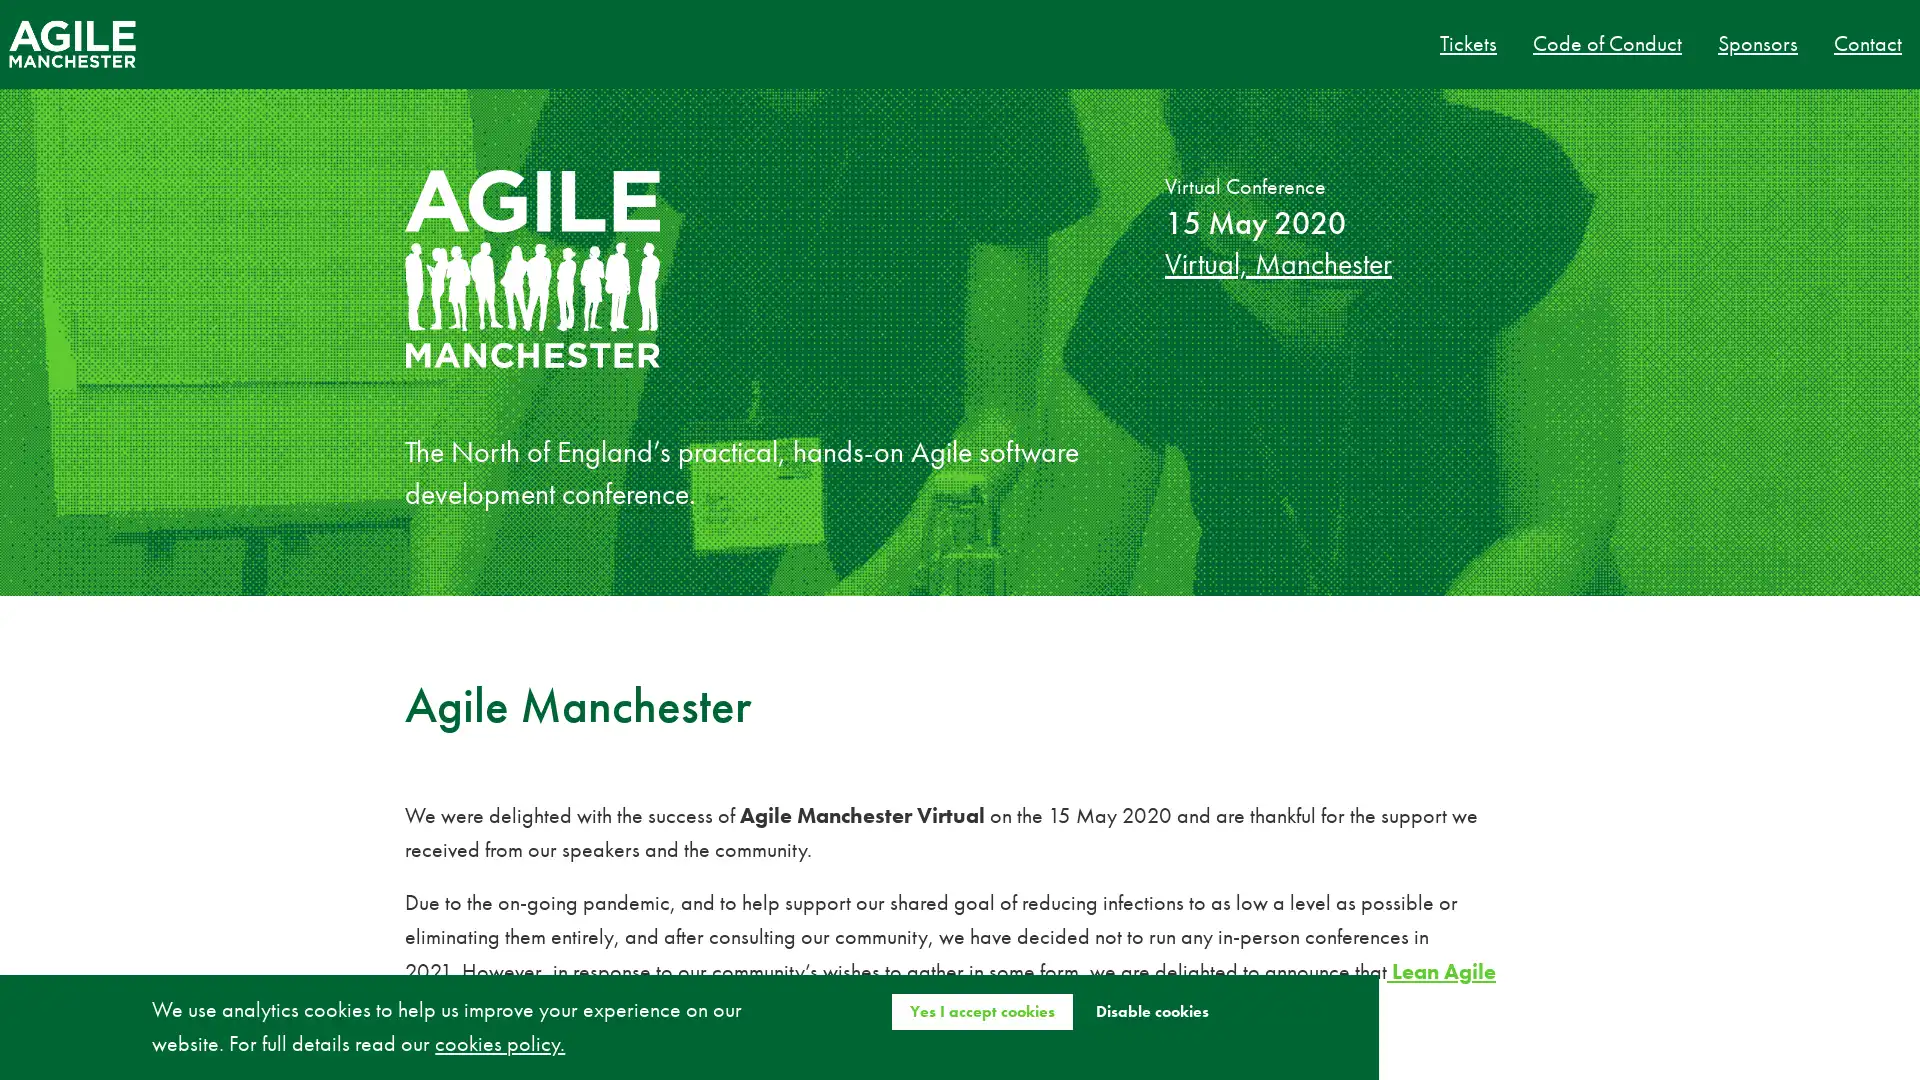  Describe the element at coordinates (1151, 1010) in the screenshot. I see `Disable cookies` at that location.